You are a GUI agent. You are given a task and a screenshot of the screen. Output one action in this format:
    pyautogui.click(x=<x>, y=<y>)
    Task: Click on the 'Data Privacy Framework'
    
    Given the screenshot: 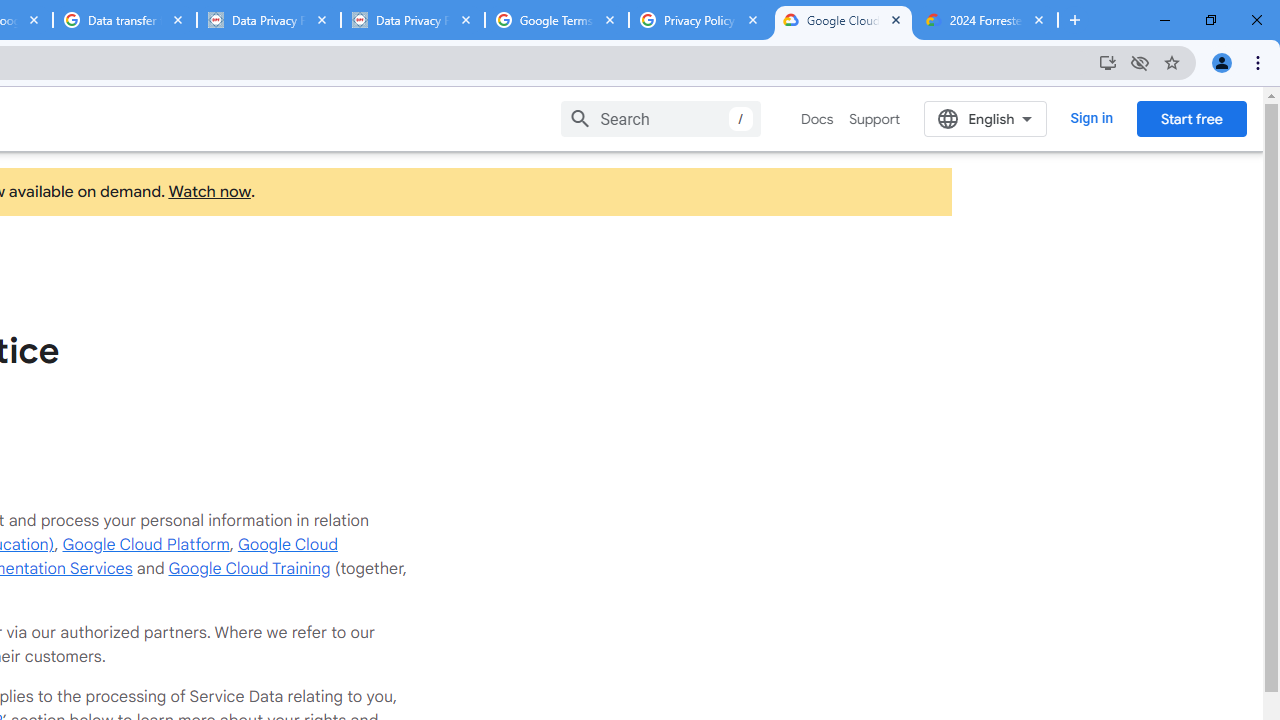 What is the action you would take?
    pyautogui.click(x=411, y=20)
    